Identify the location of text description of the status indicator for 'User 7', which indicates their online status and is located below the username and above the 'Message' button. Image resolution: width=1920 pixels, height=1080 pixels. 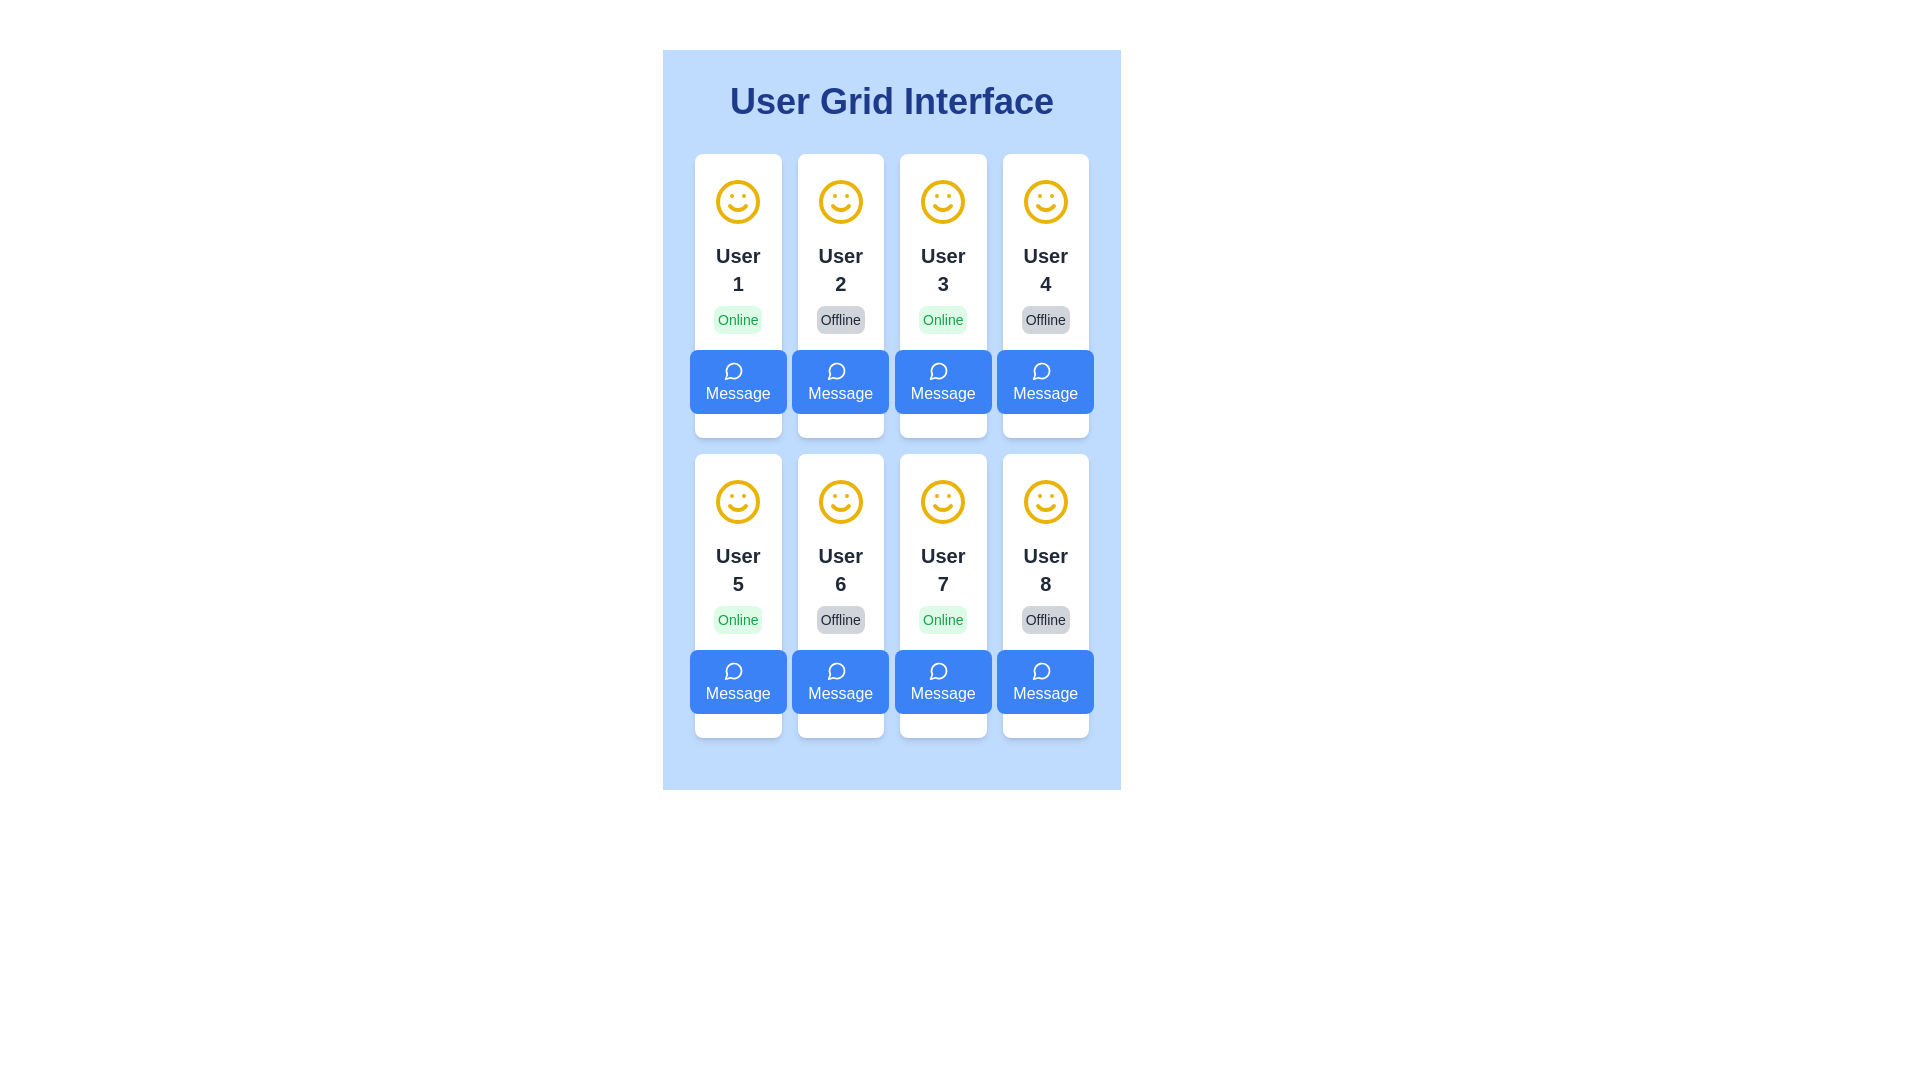
(942, 619).